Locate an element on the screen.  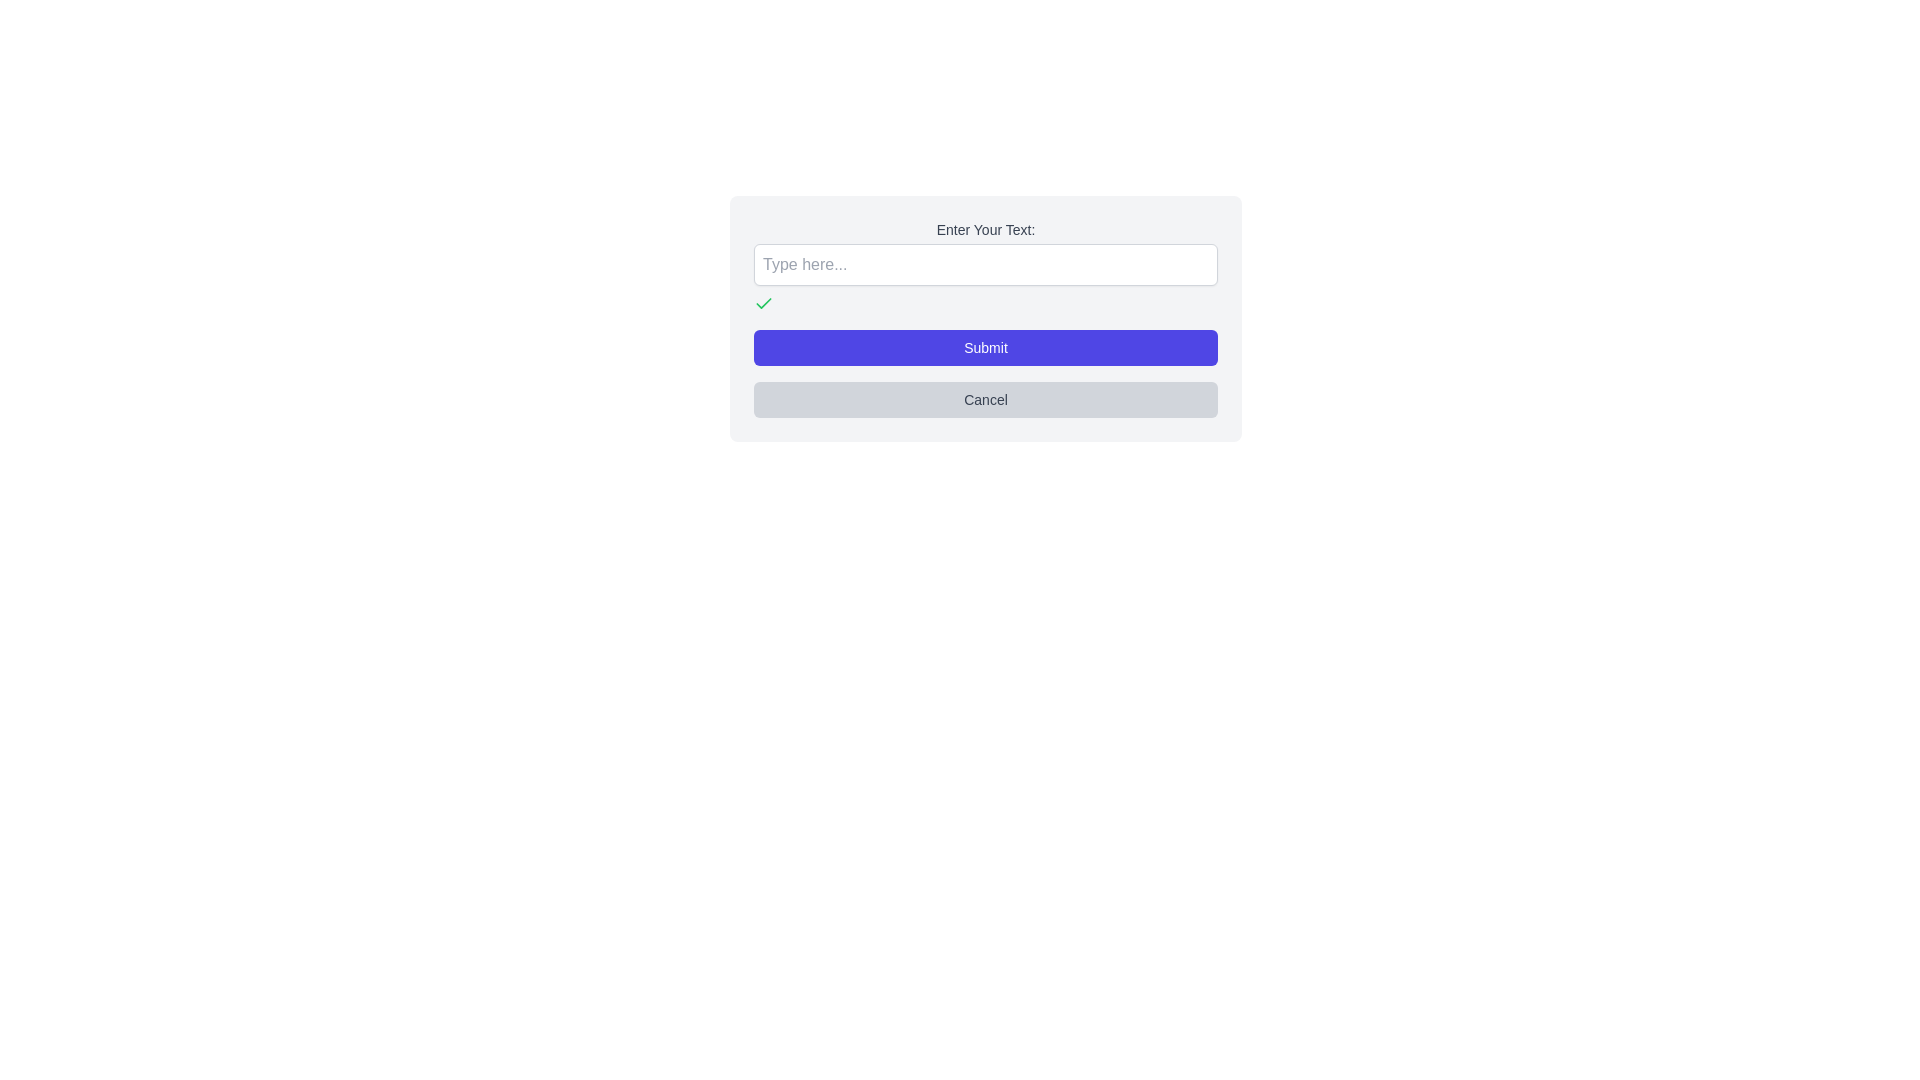
the submission button located directly beneath the text input field labeled 'Enter Your Text:' and above the 'Cancel' button is located at coordinates (985, 318).